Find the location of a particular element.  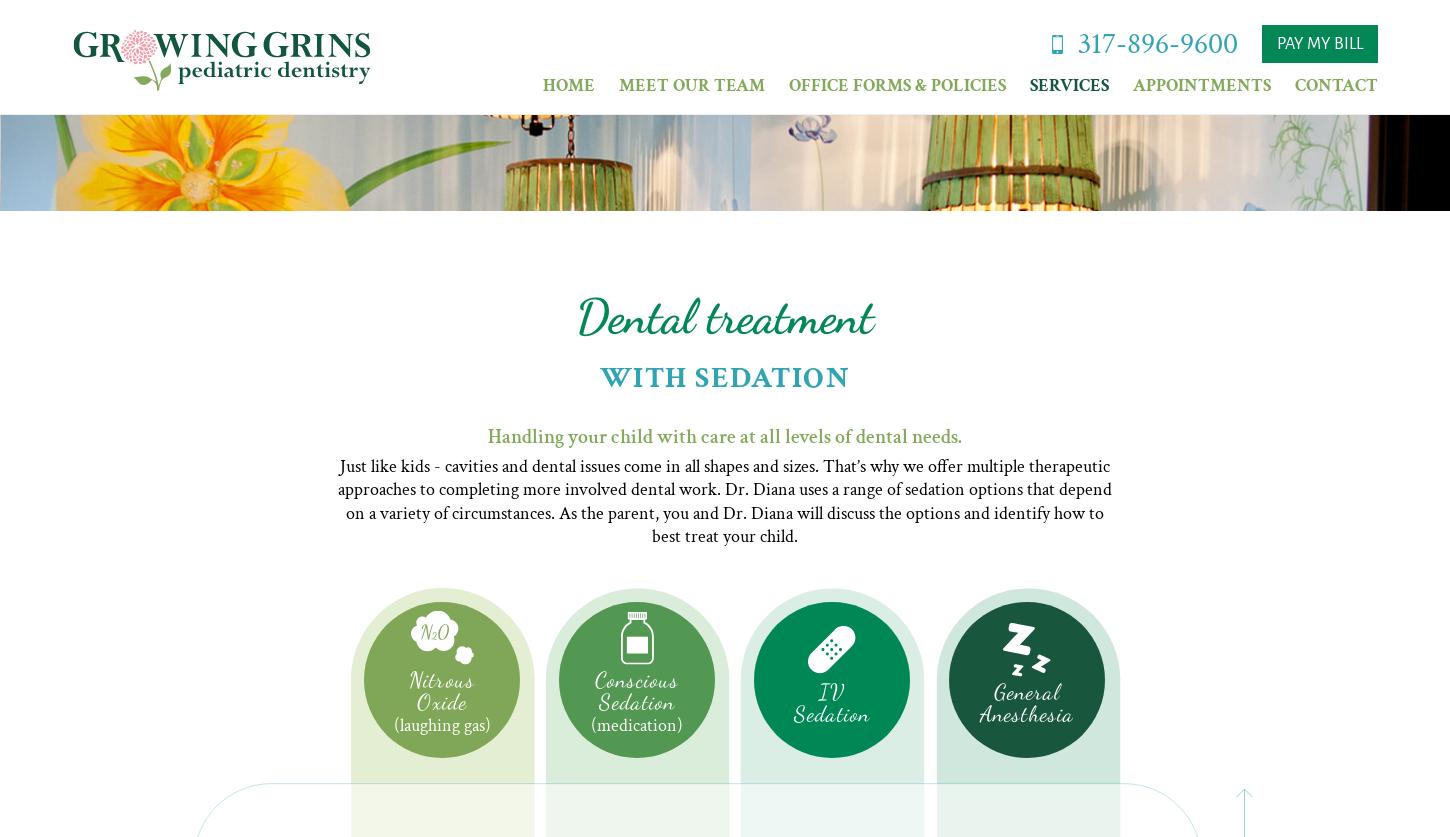

'General Anesthesia' is located at coordinates (1027, 701).